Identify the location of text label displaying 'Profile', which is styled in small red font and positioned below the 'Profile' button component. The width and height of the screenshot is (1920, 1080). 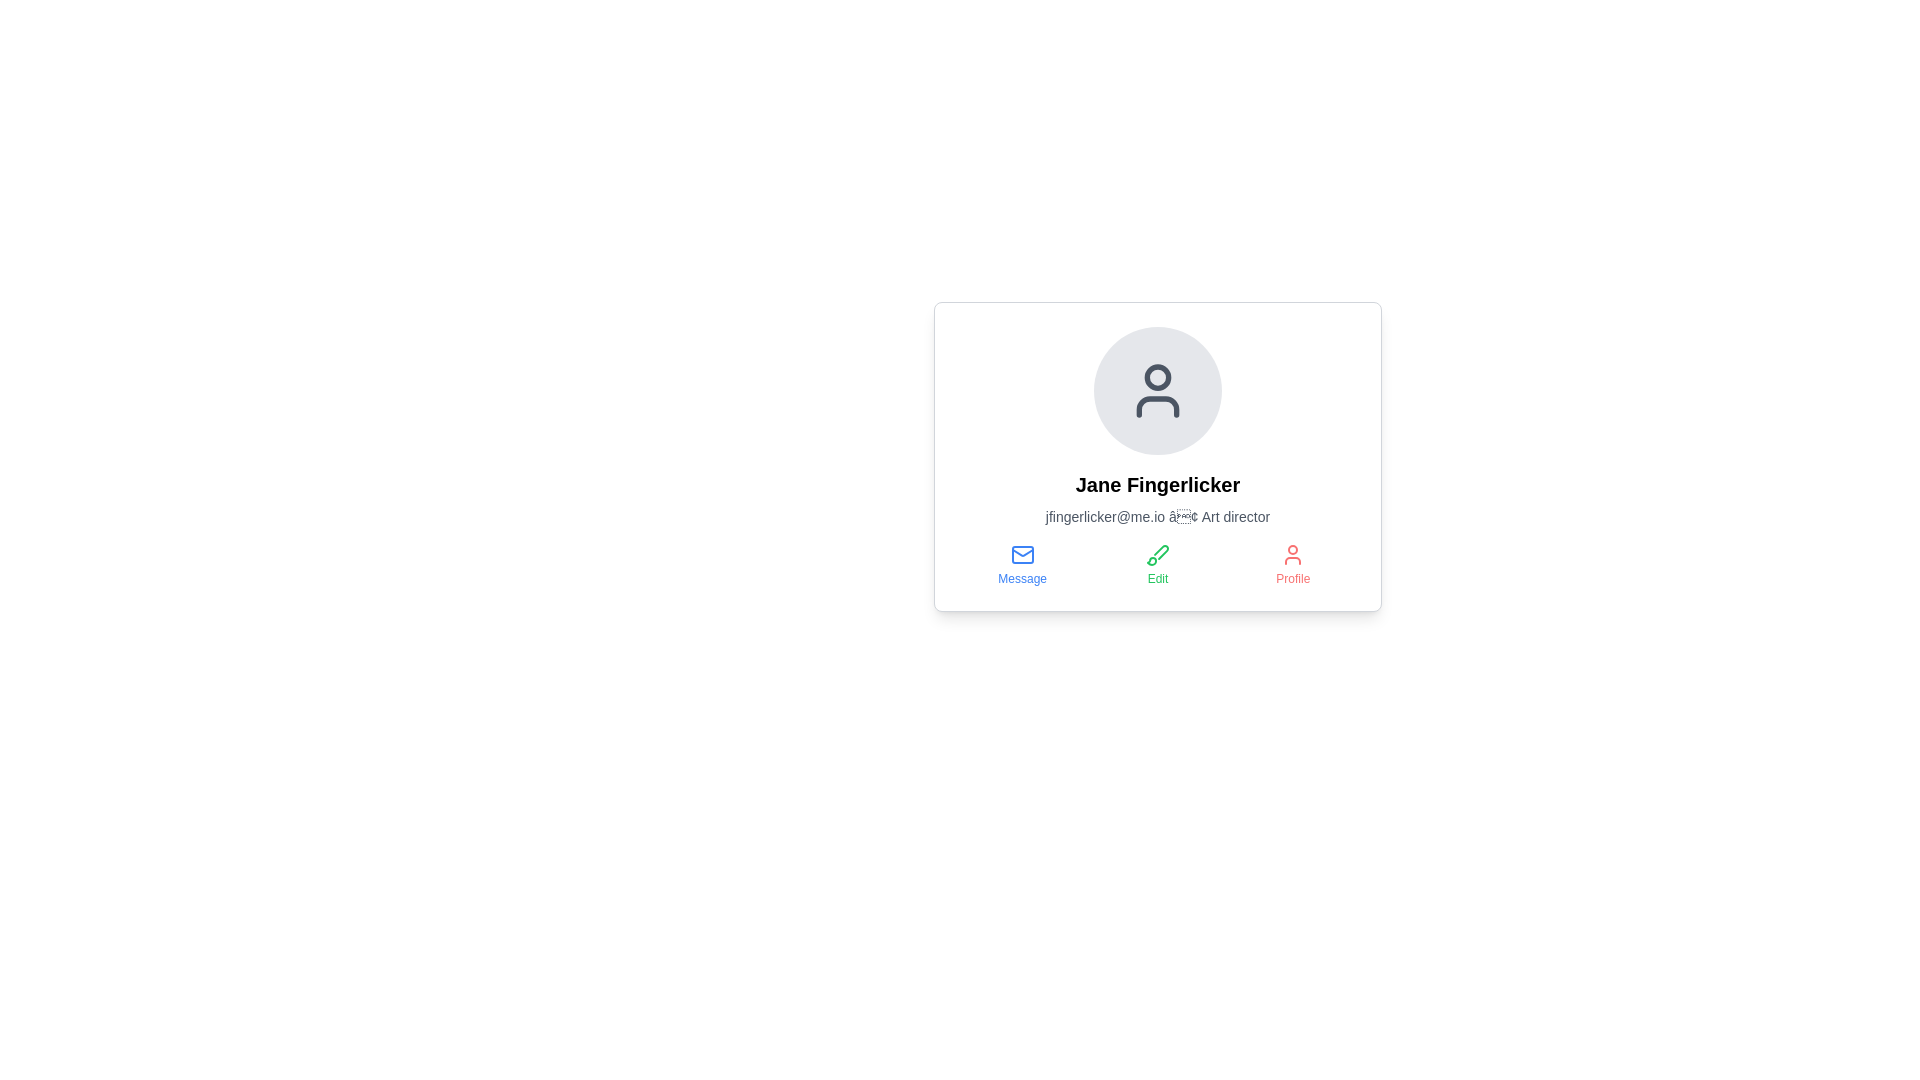
(1293, 578).